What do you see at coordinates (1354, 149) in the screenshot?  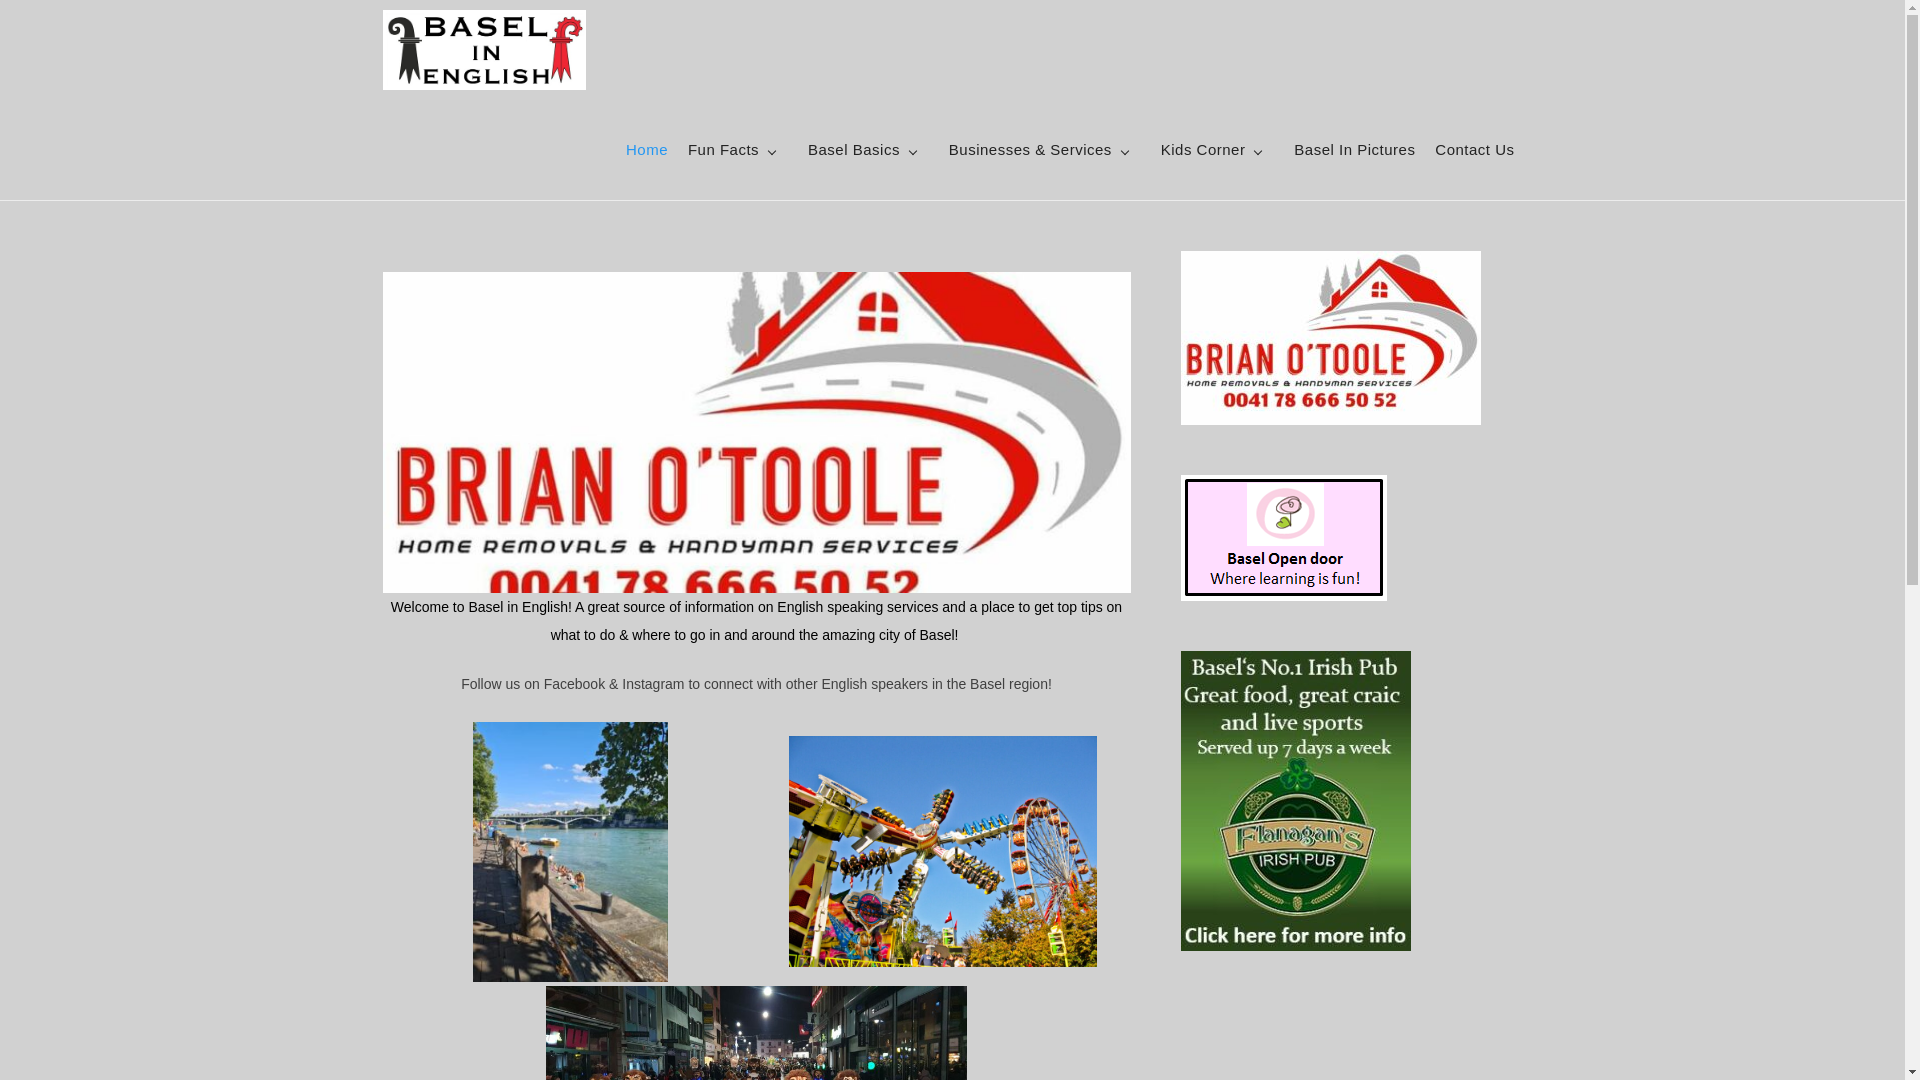 I see `'Basel In Pictures'` at bounding box center [1354, 149].